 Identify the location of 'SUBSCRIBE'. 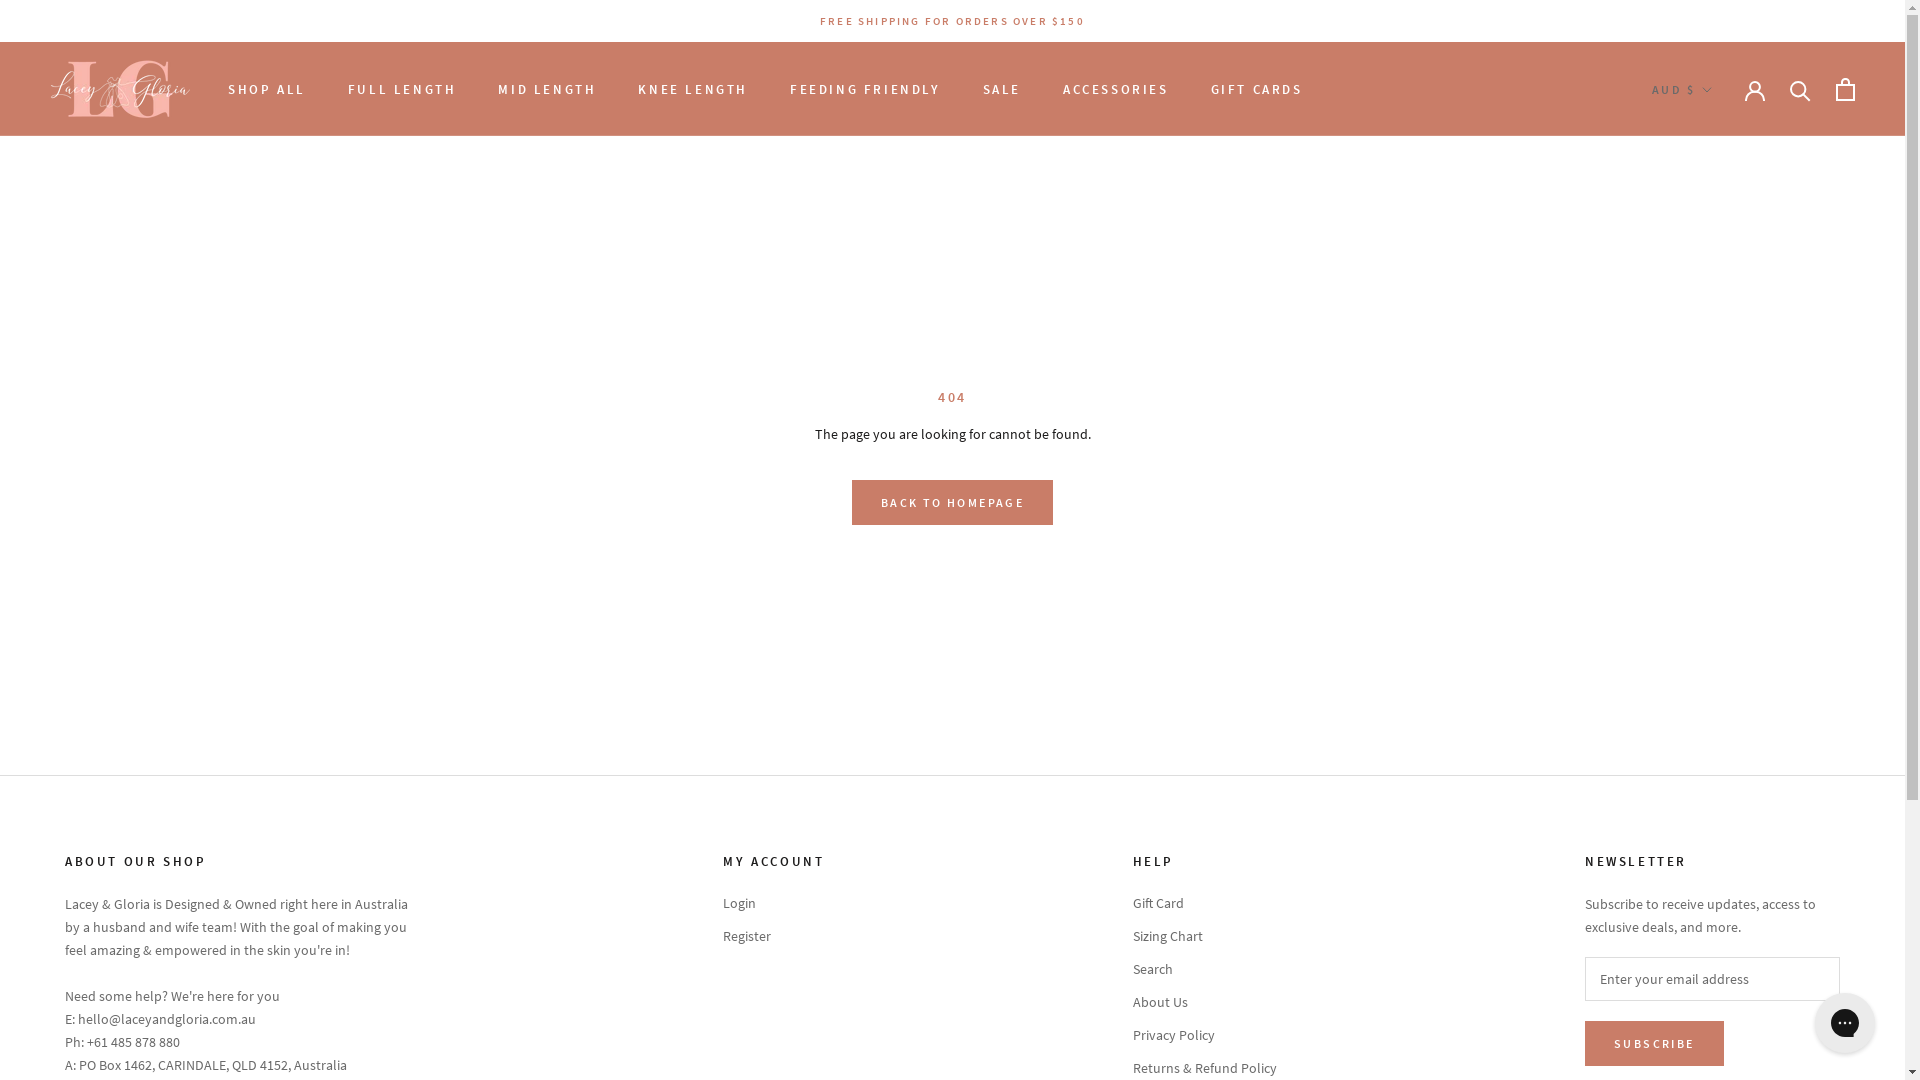
(1654, 1042).